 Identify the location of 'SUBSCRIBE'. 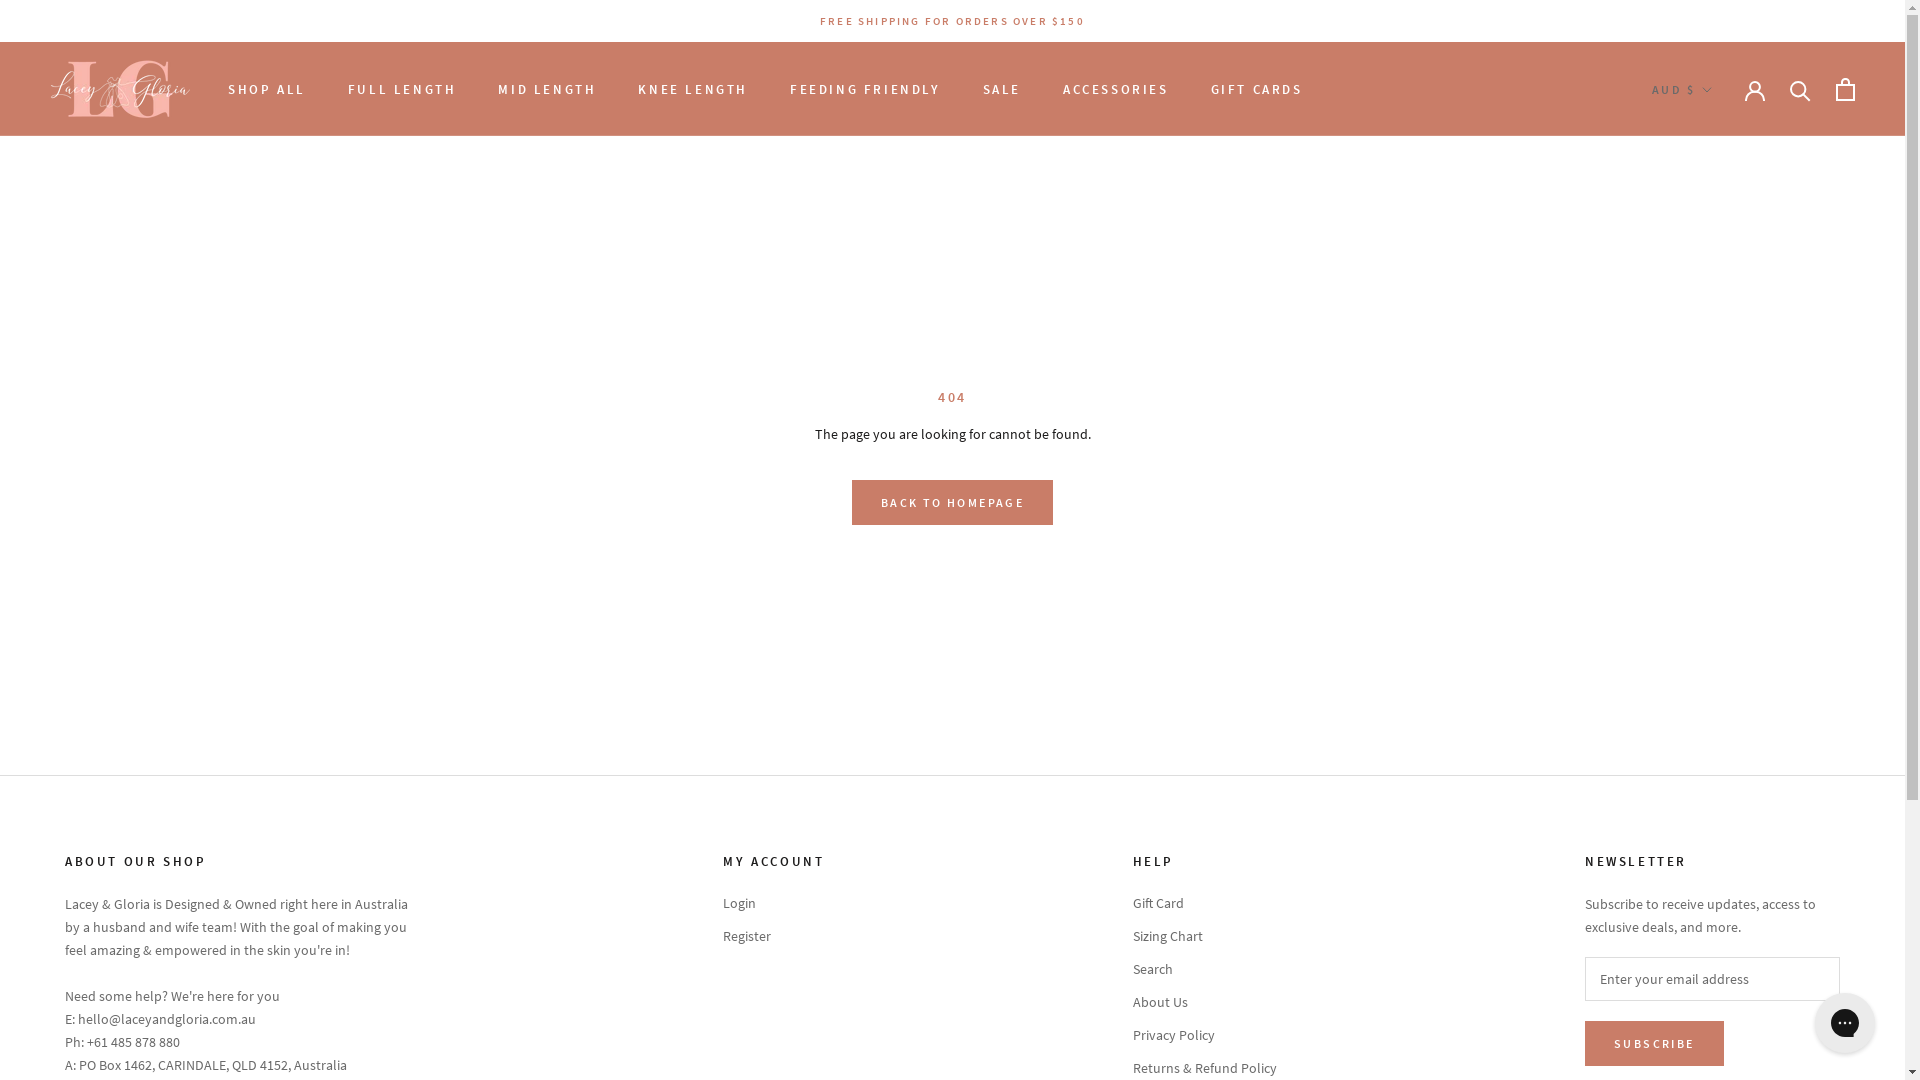
(1654, 1042).